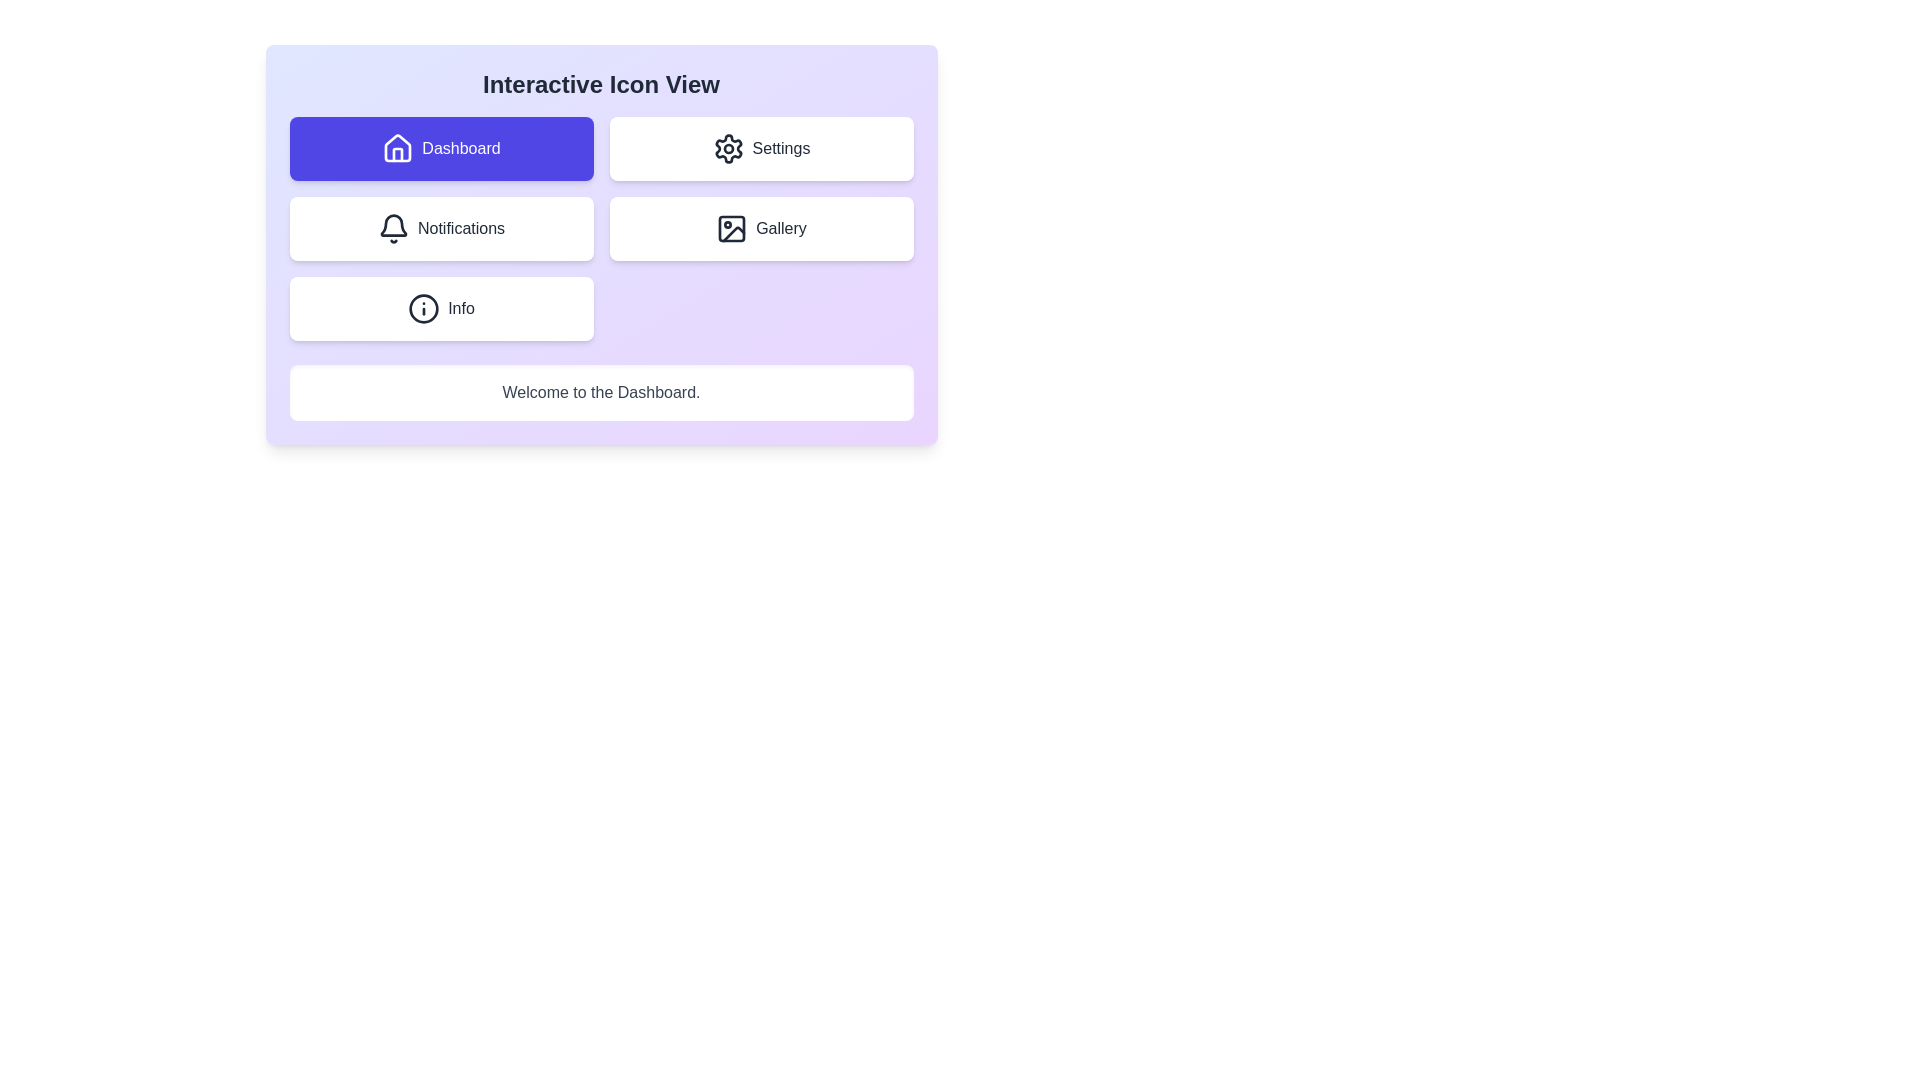 The image size is (1920, 1080). What do you see at coordinates (460, 148) in the screenshot?
I see `the 'Dashboard' text label within the button that has a bold indigo background and displays the text in white` at bounding box center [460, 148].